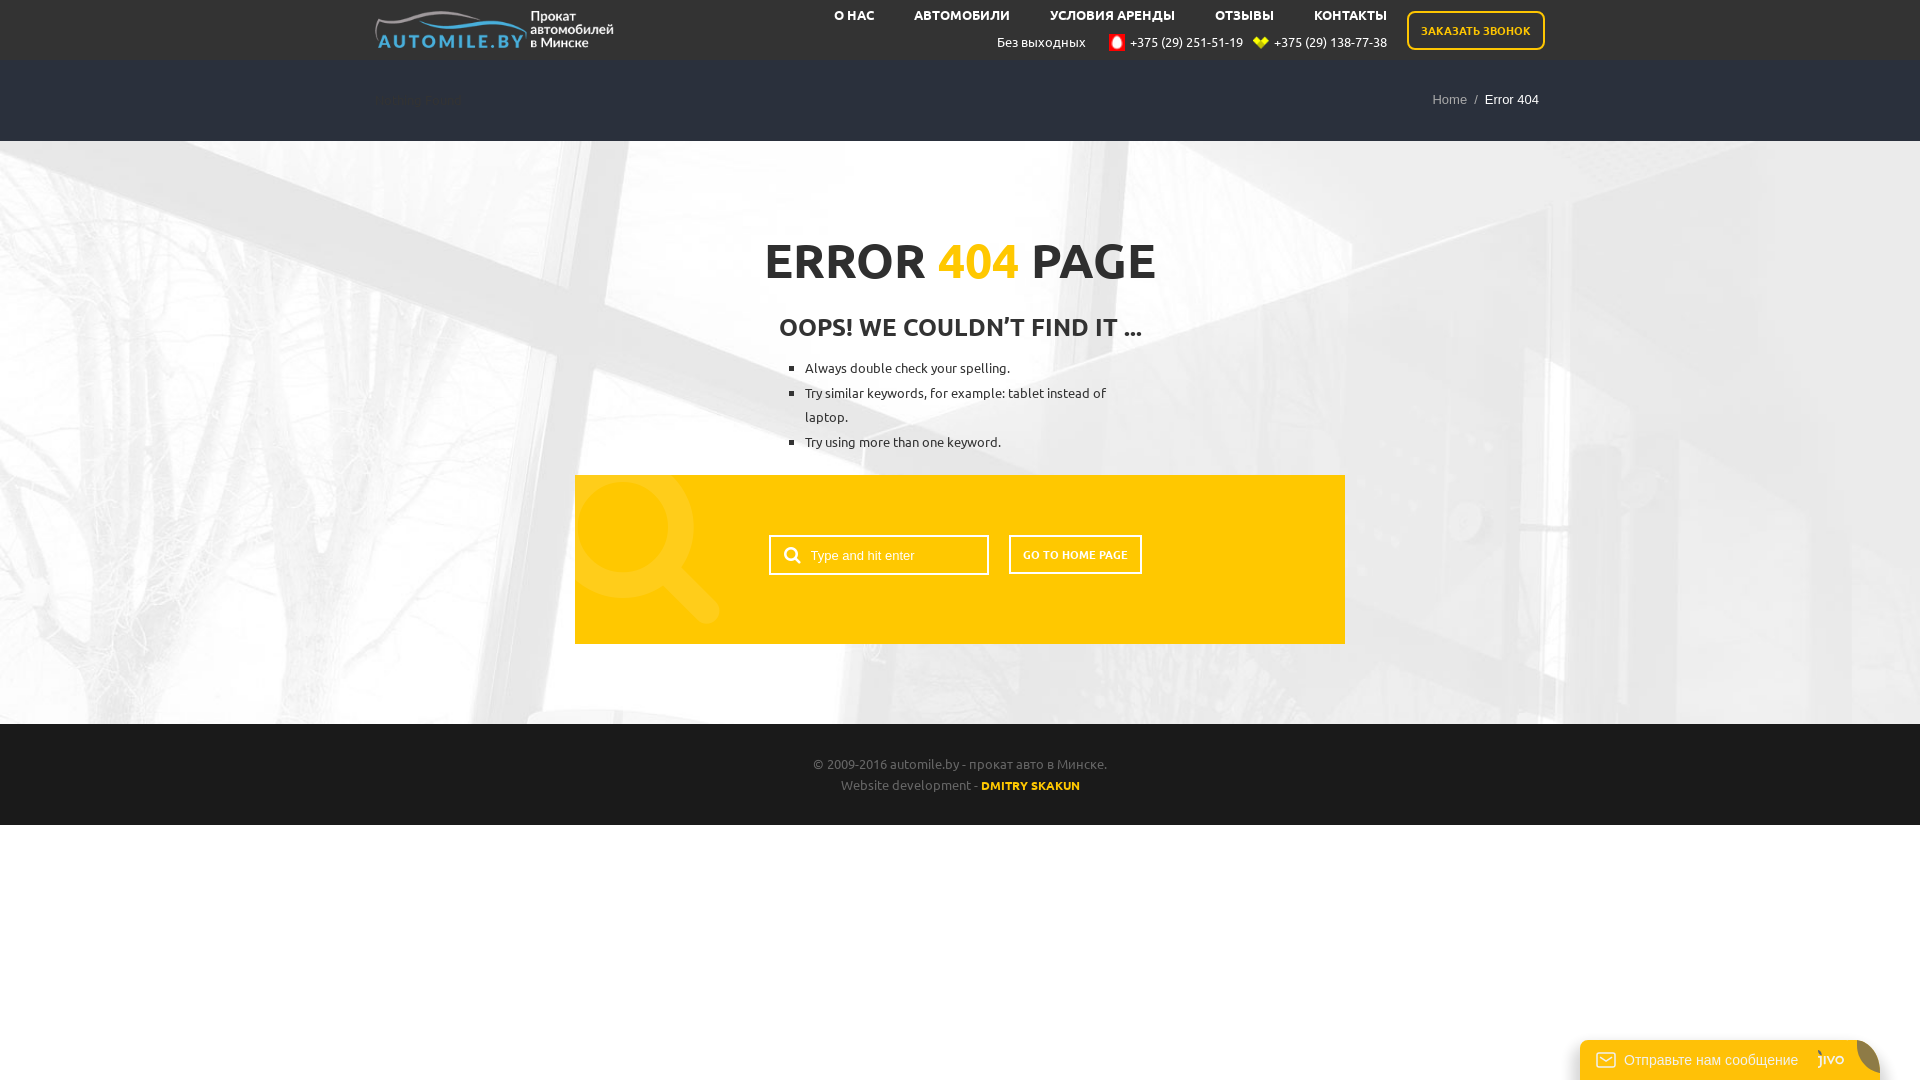 The width and height of the screenshot is (1920, 1080). Describe the element at coordinates (1449, 99) in the screenshot. I see `'Home'` at that location.